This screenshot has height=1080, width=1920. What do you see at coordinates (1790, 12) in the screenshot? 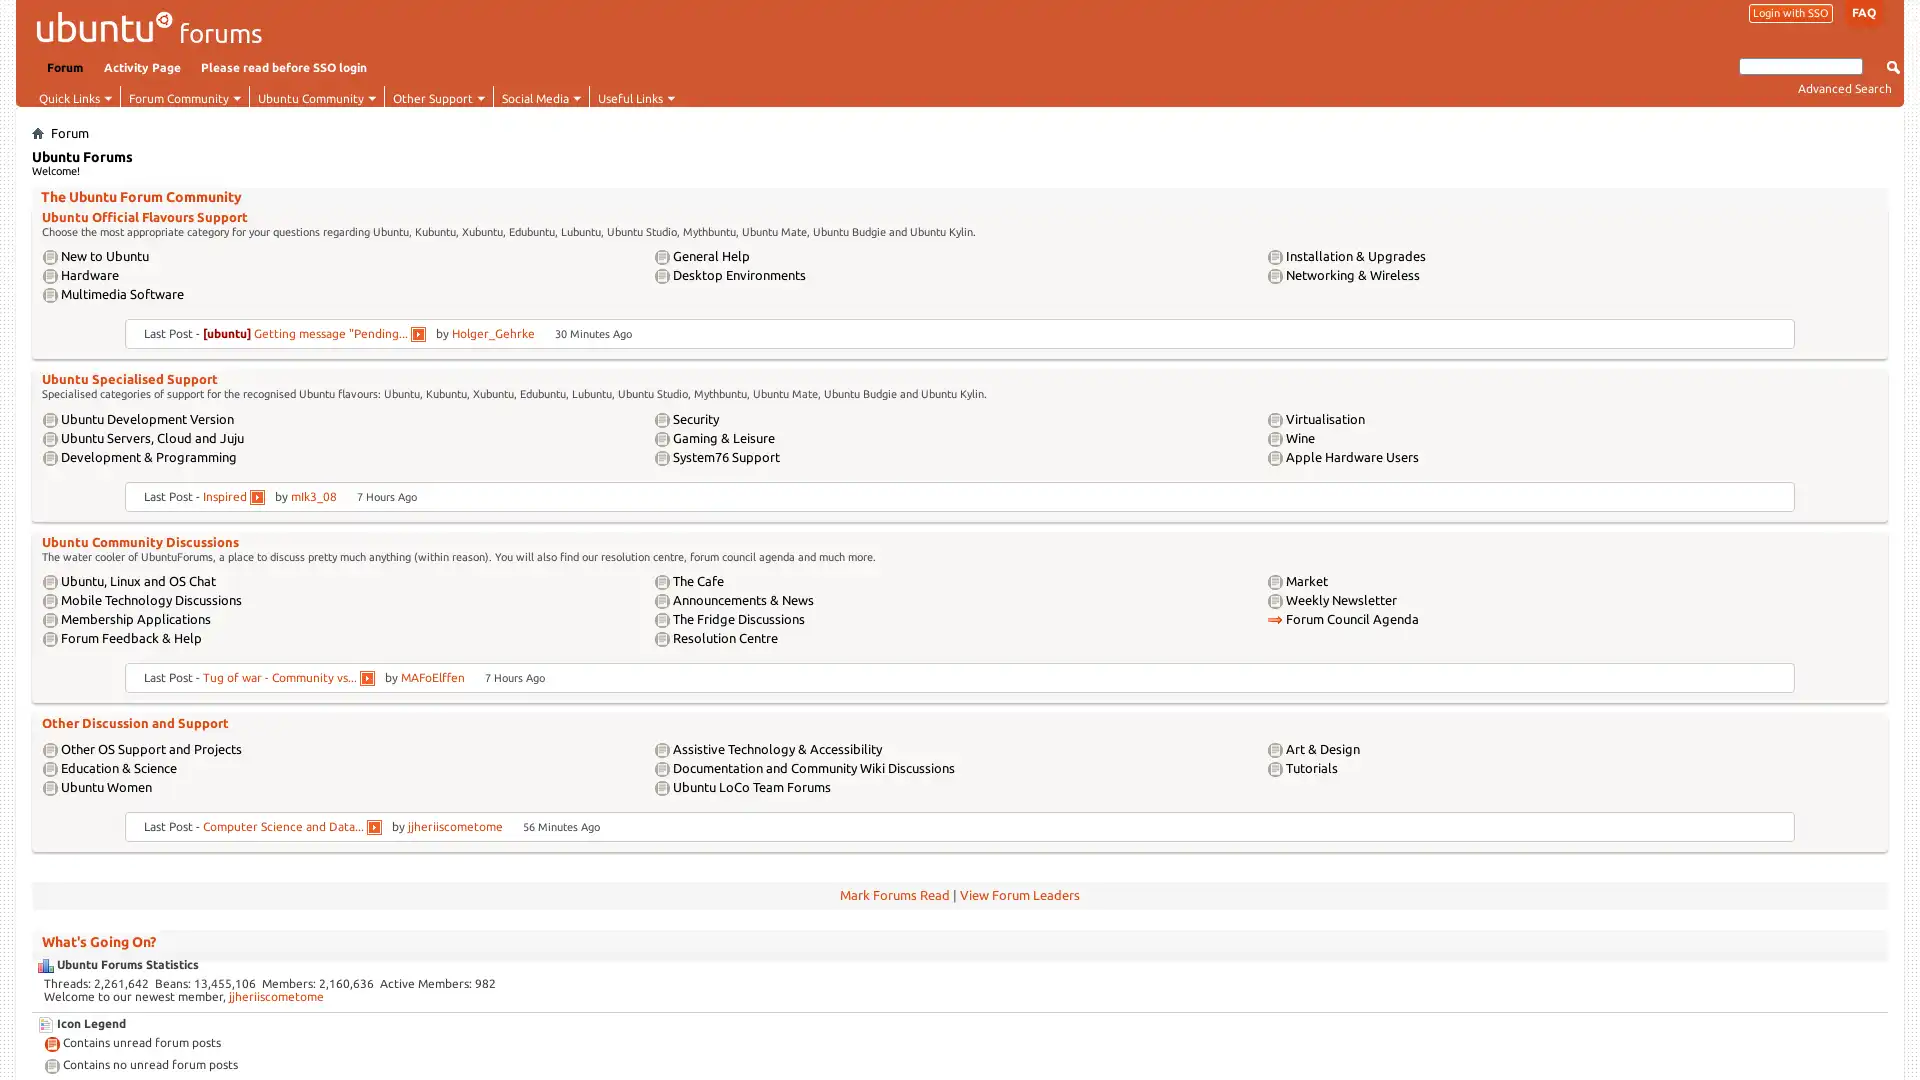
I see `Login with SSO` at bounding box center [1790, 12].